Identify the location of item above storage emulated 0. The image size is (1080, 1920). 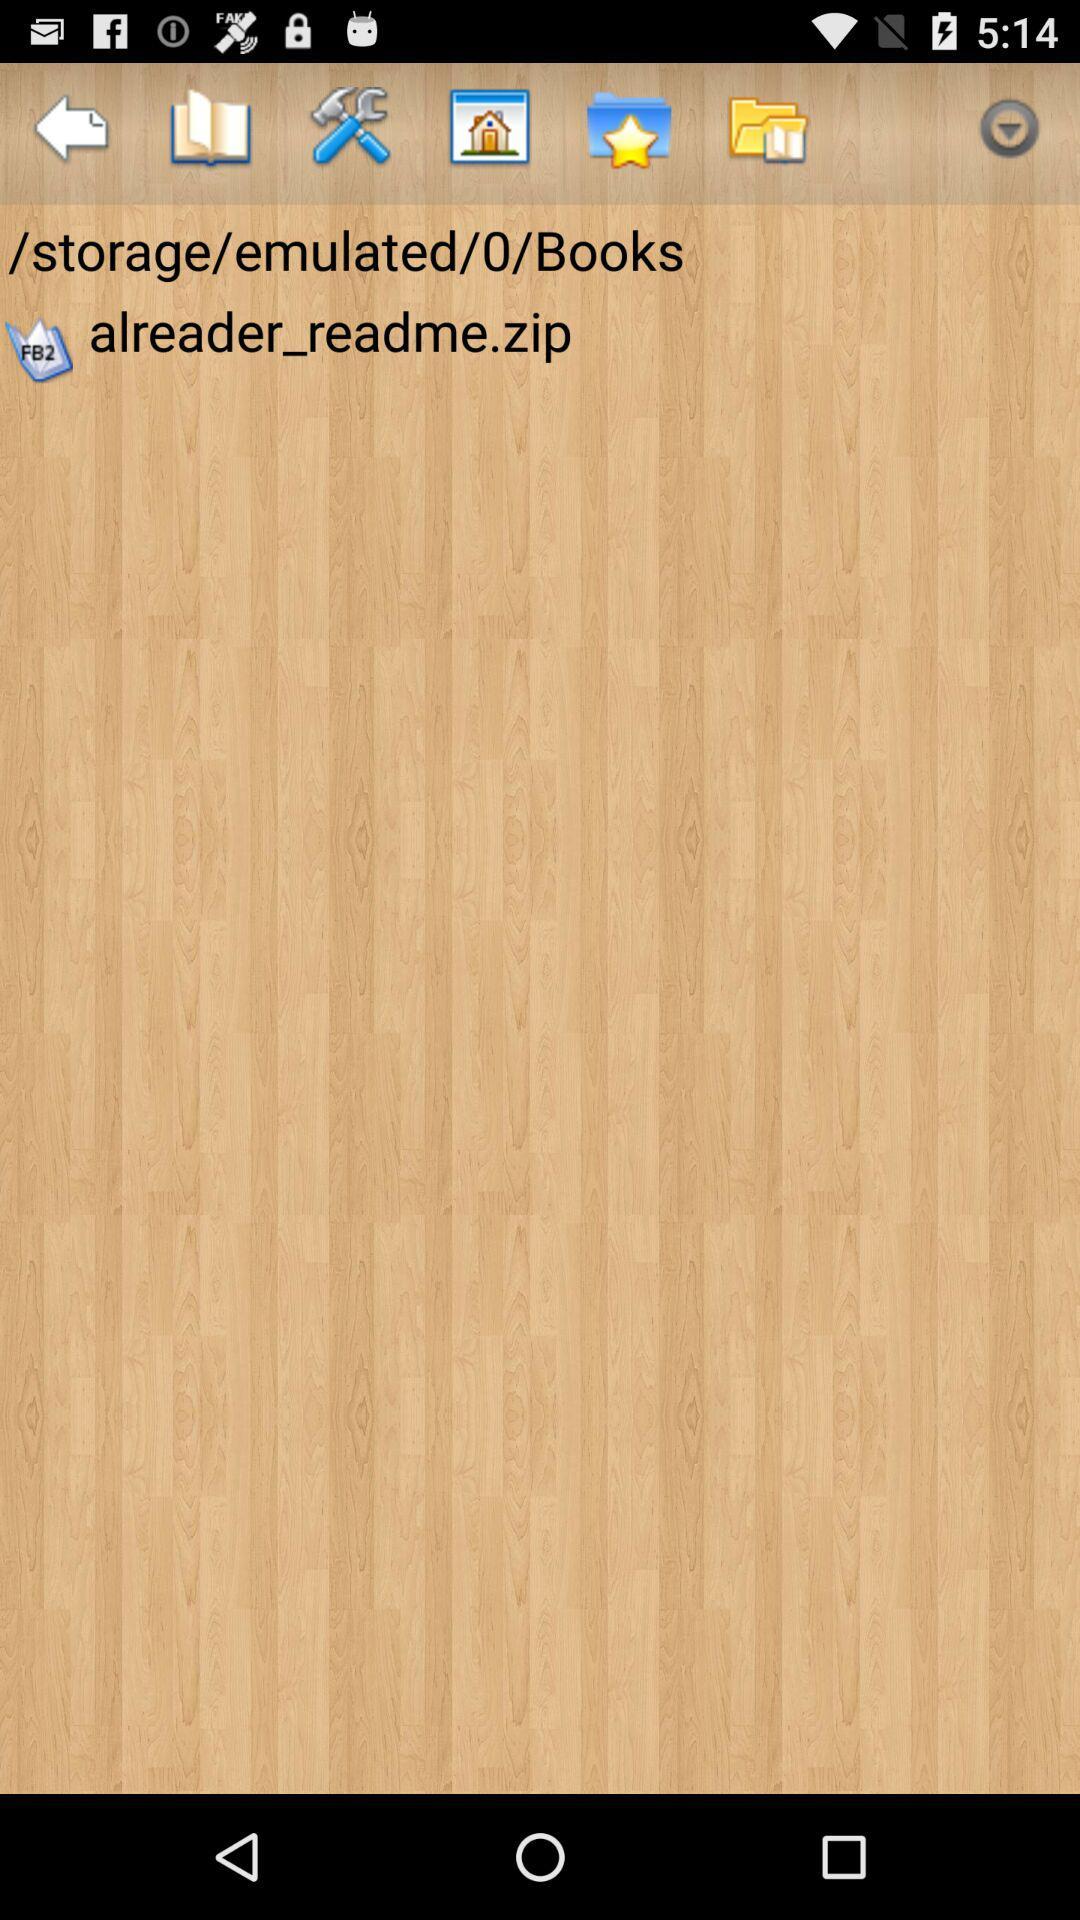
(69, 132).